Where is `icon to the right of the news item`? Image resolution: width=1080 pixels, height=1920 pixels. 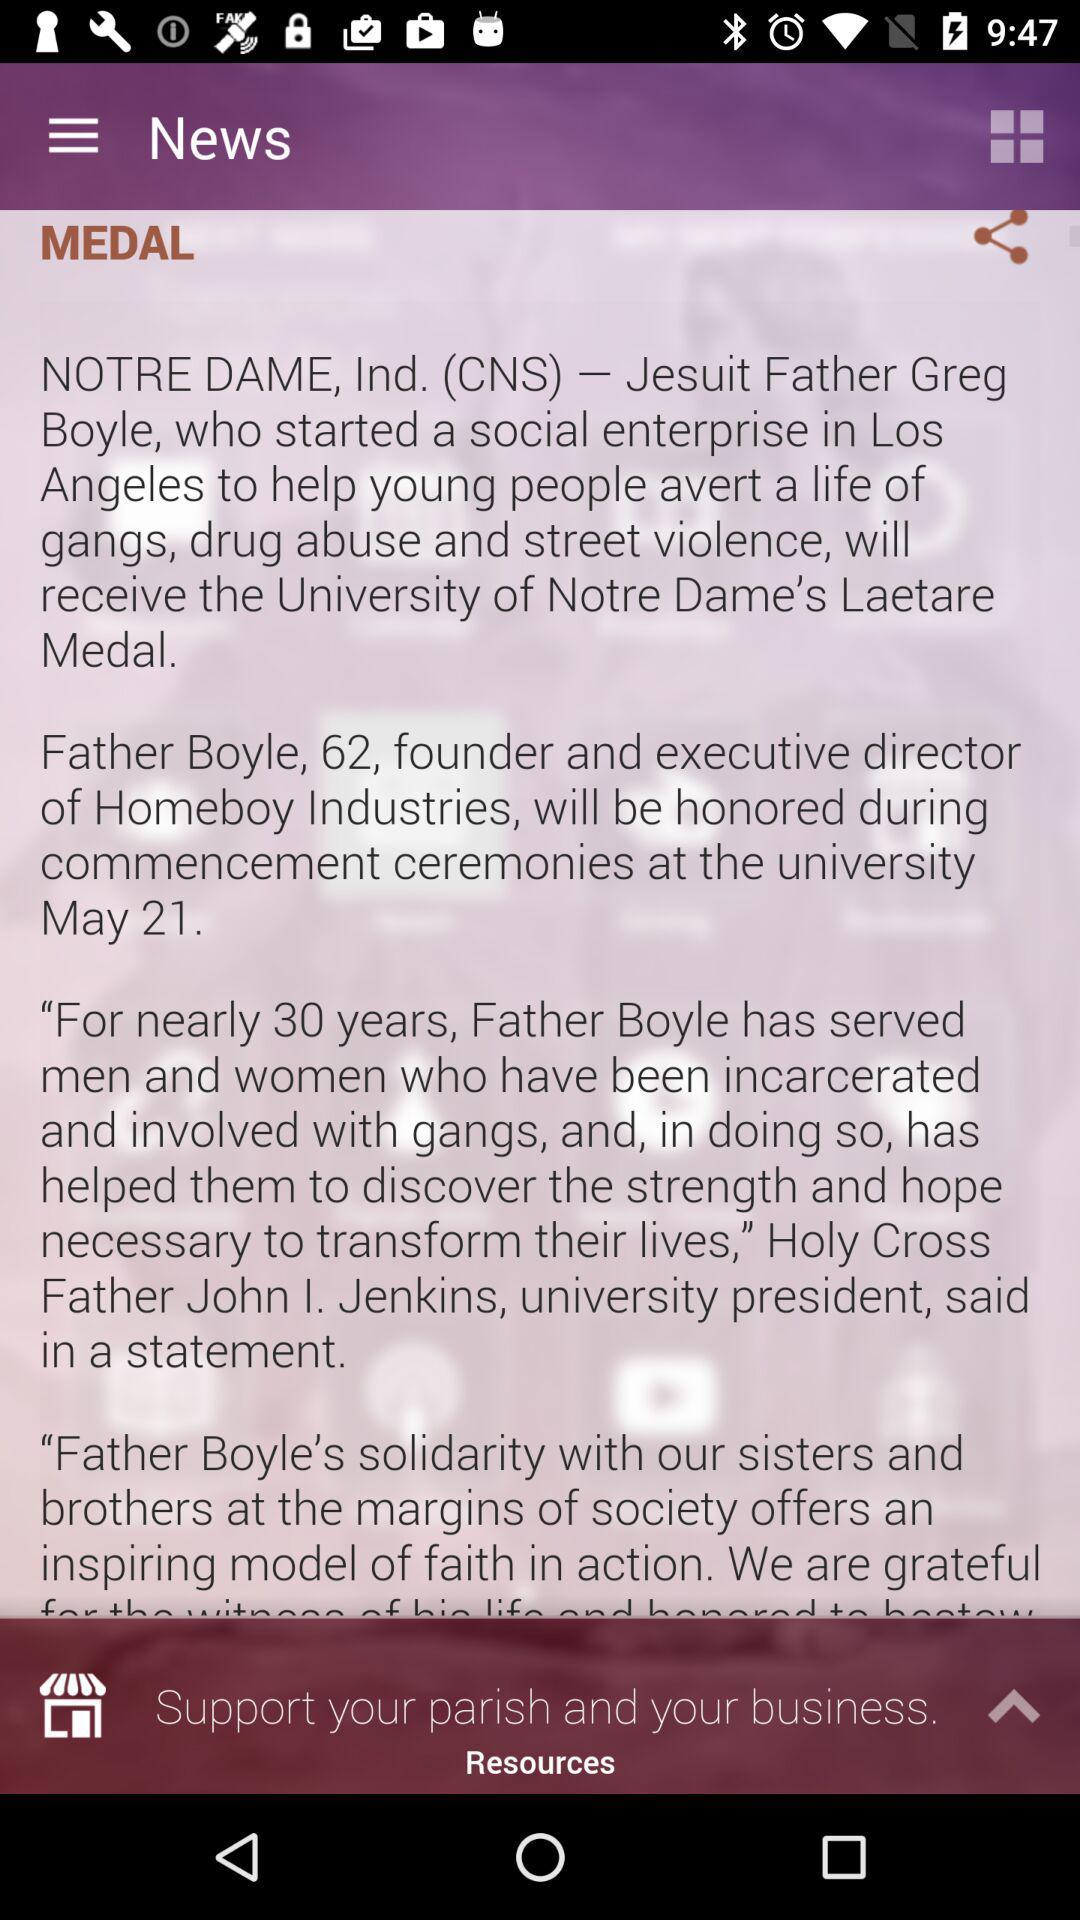
icon to the right of the news item is located at coordinates (1017, 135).